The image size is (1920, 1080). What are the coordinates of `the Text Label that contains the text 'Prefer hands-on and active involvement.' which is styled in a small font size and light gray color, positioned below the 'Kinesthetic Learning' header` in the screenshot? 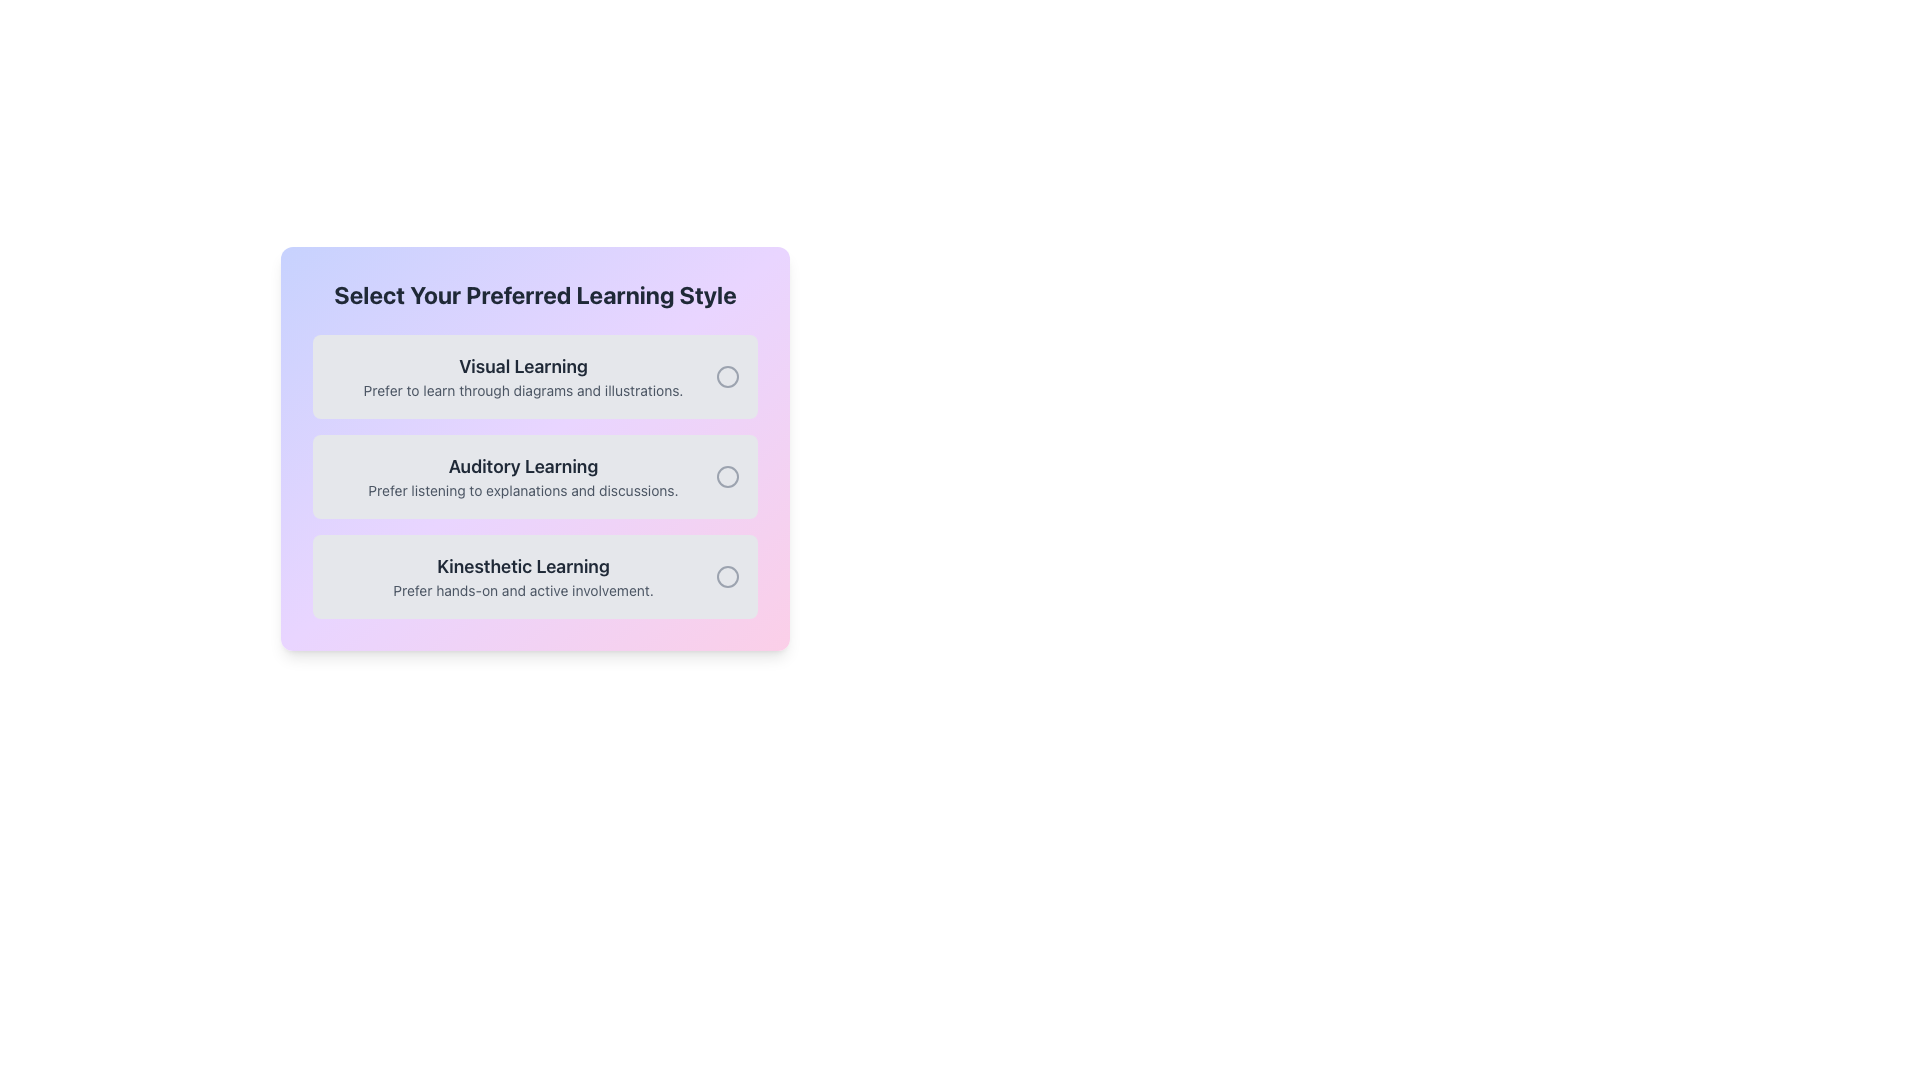 It's located at (523, 589).